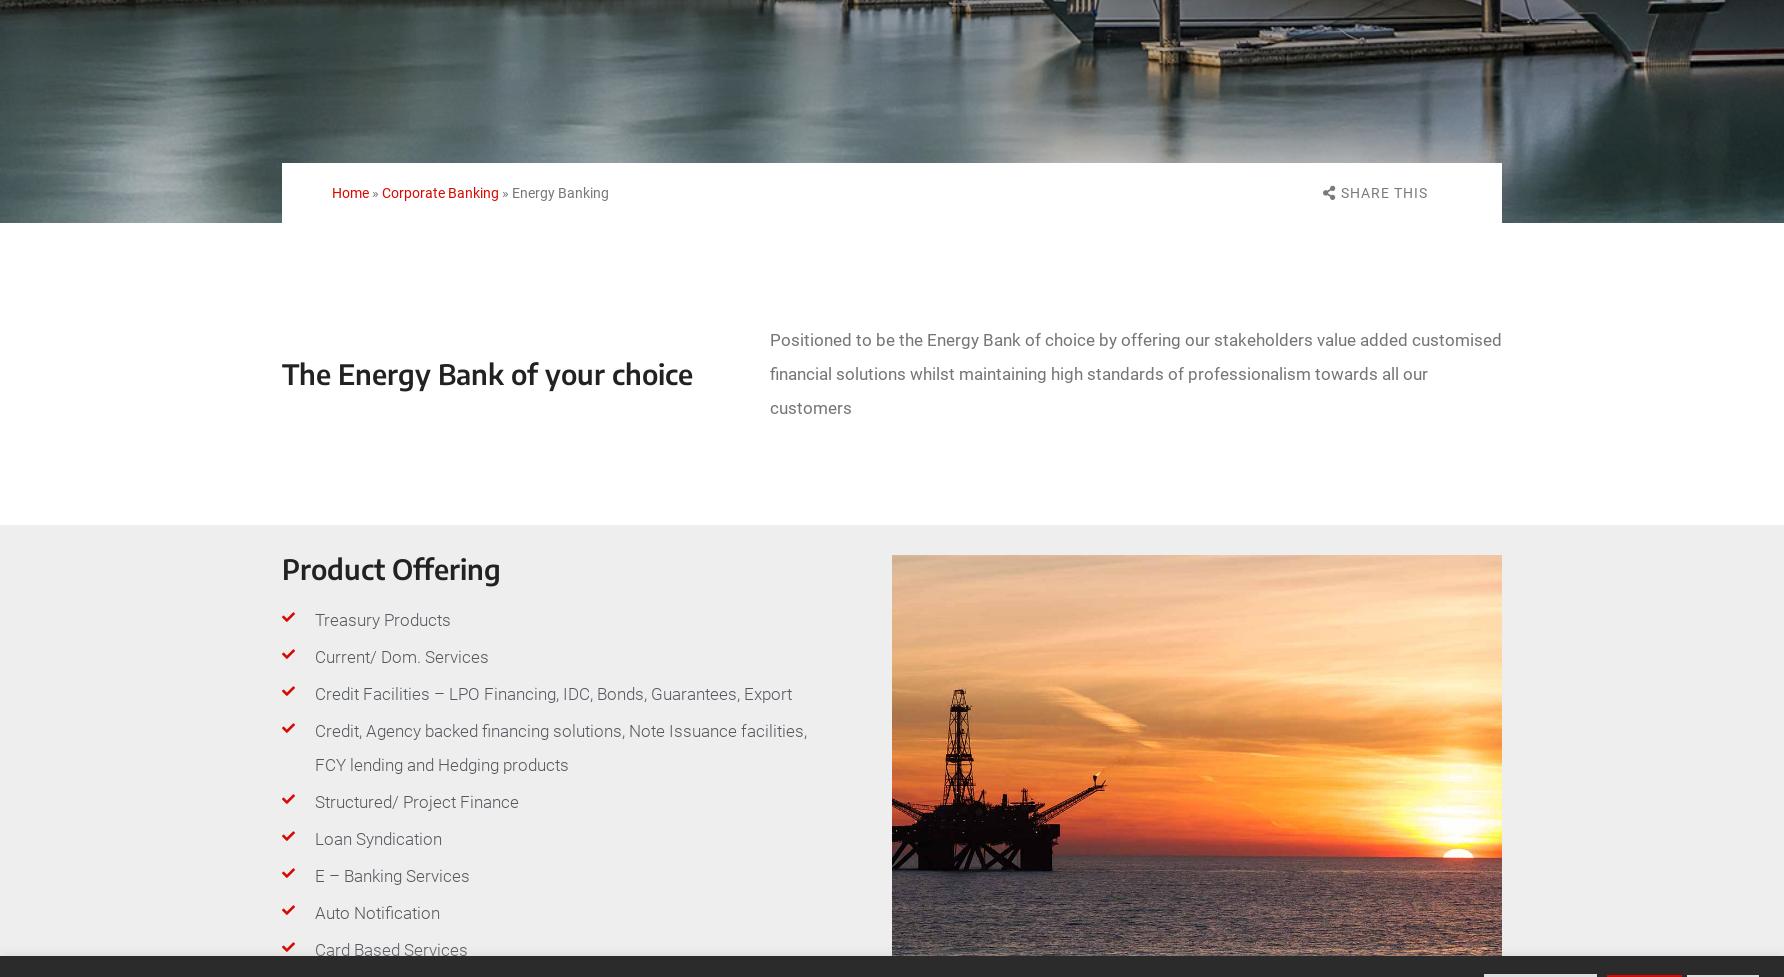  Describe the element at coordinates (415, 802) in the screenshot. I see `'Structured/ Project Finance'` at that location.